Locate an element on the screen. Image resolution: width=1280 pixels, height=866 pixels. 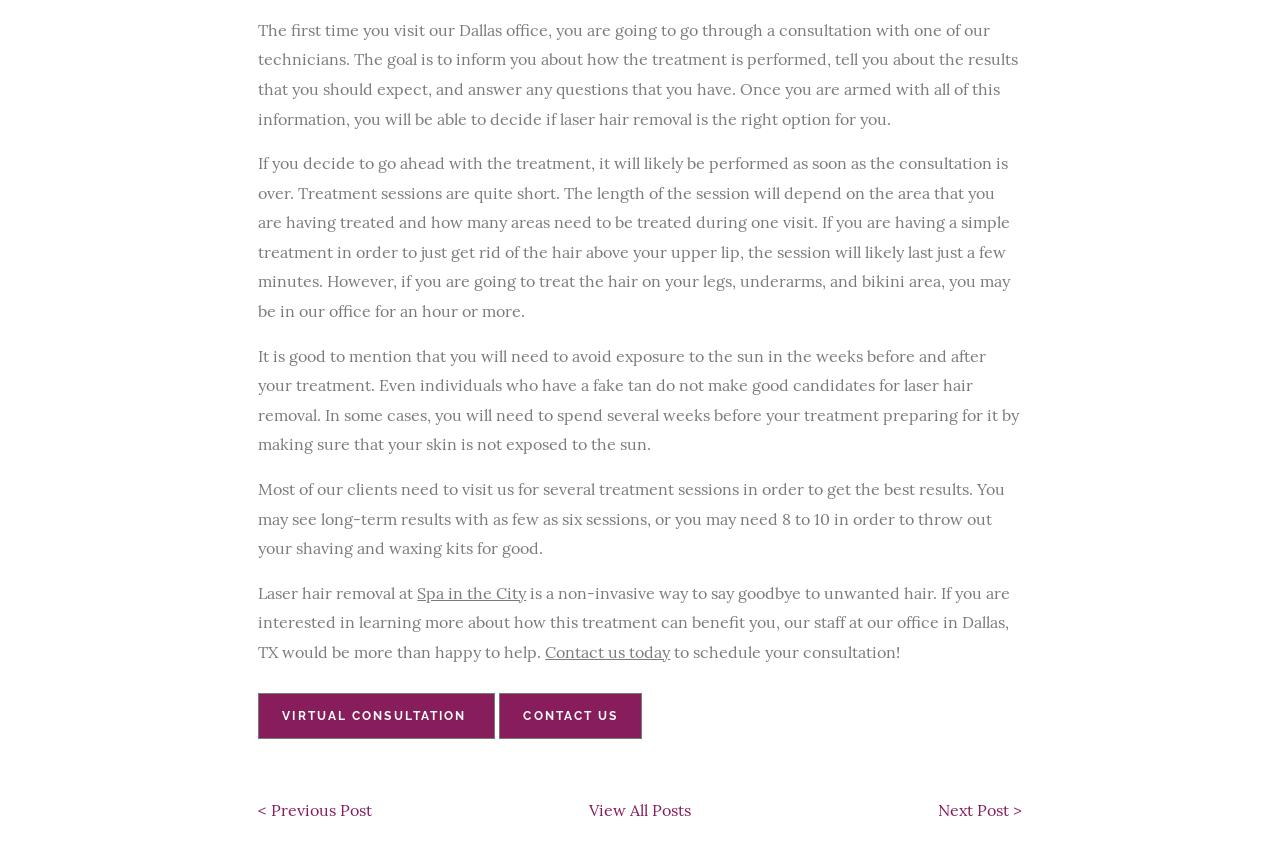
'<' is located at coordinates (263, 808).